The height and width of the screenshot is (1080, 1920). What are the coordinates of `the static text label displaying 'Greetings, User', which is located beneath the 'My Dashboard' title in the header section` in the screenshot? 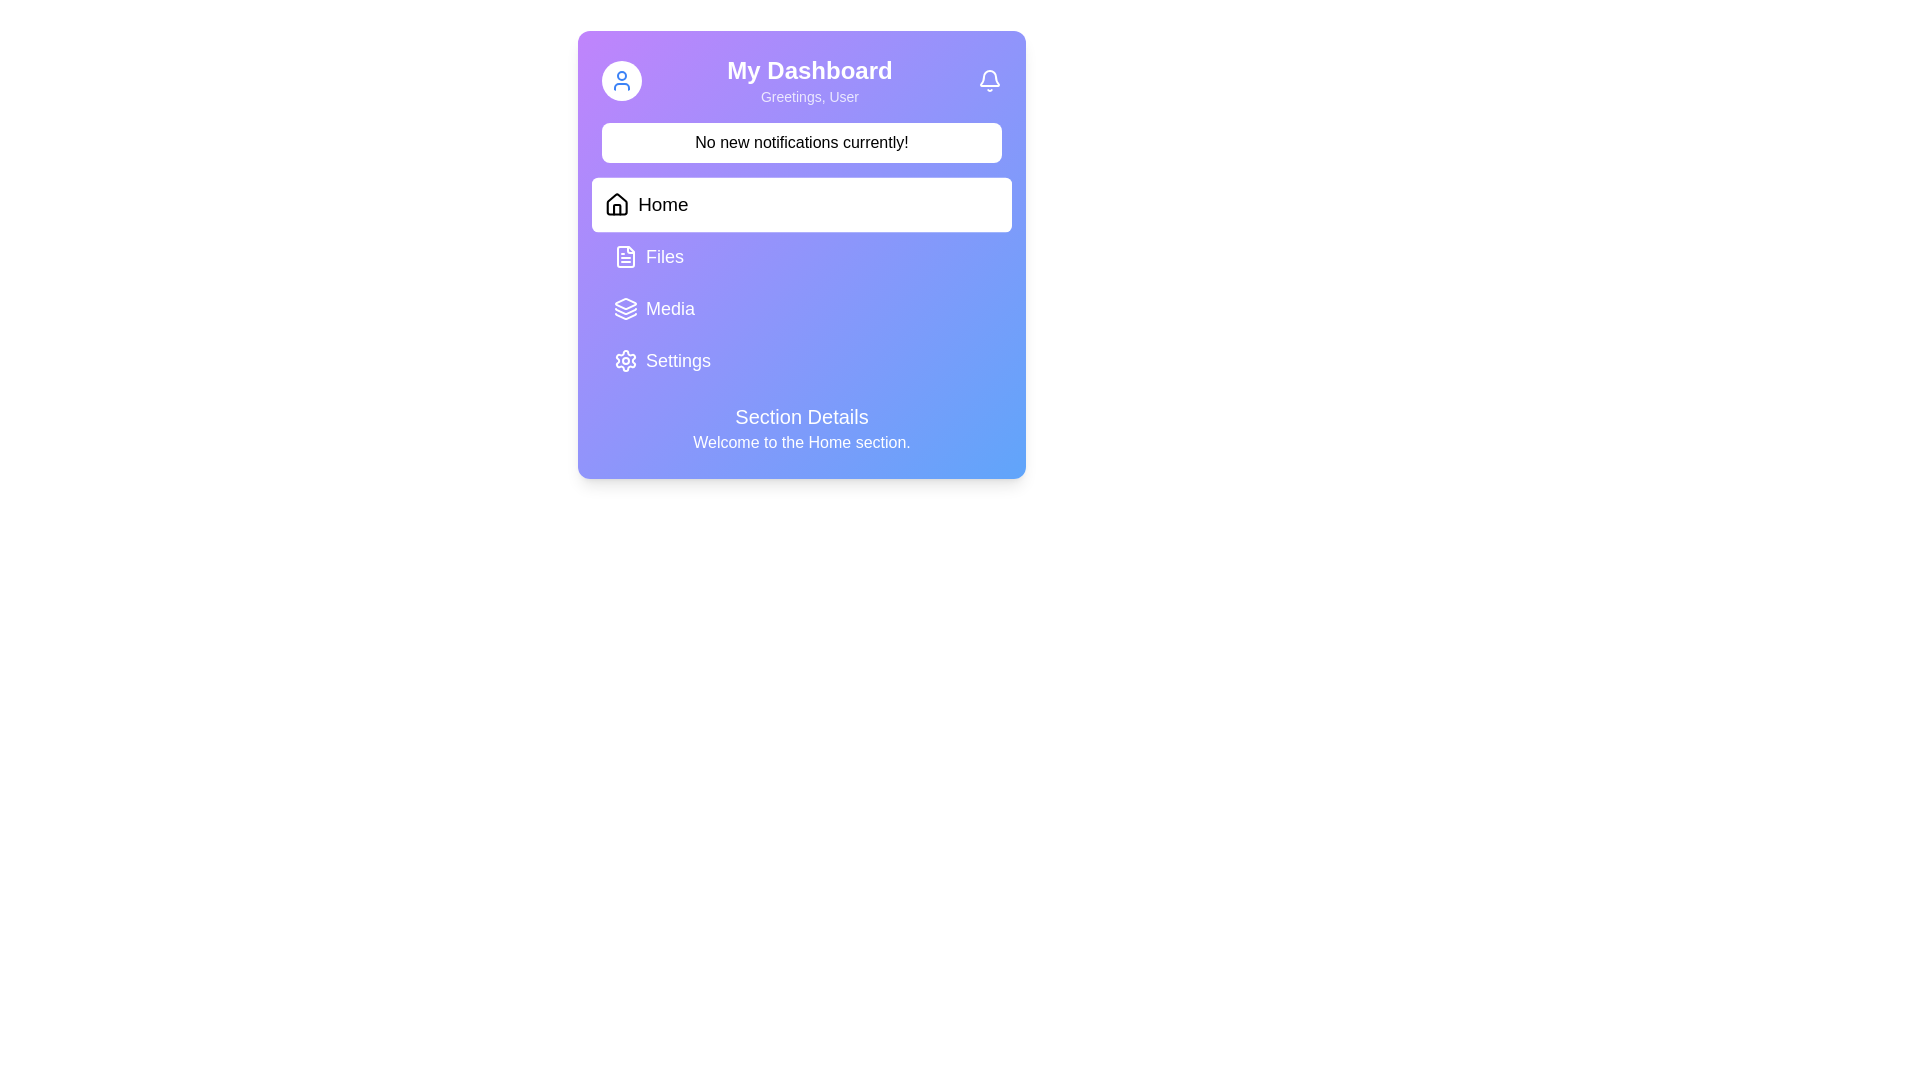 It's located at (810, 96).